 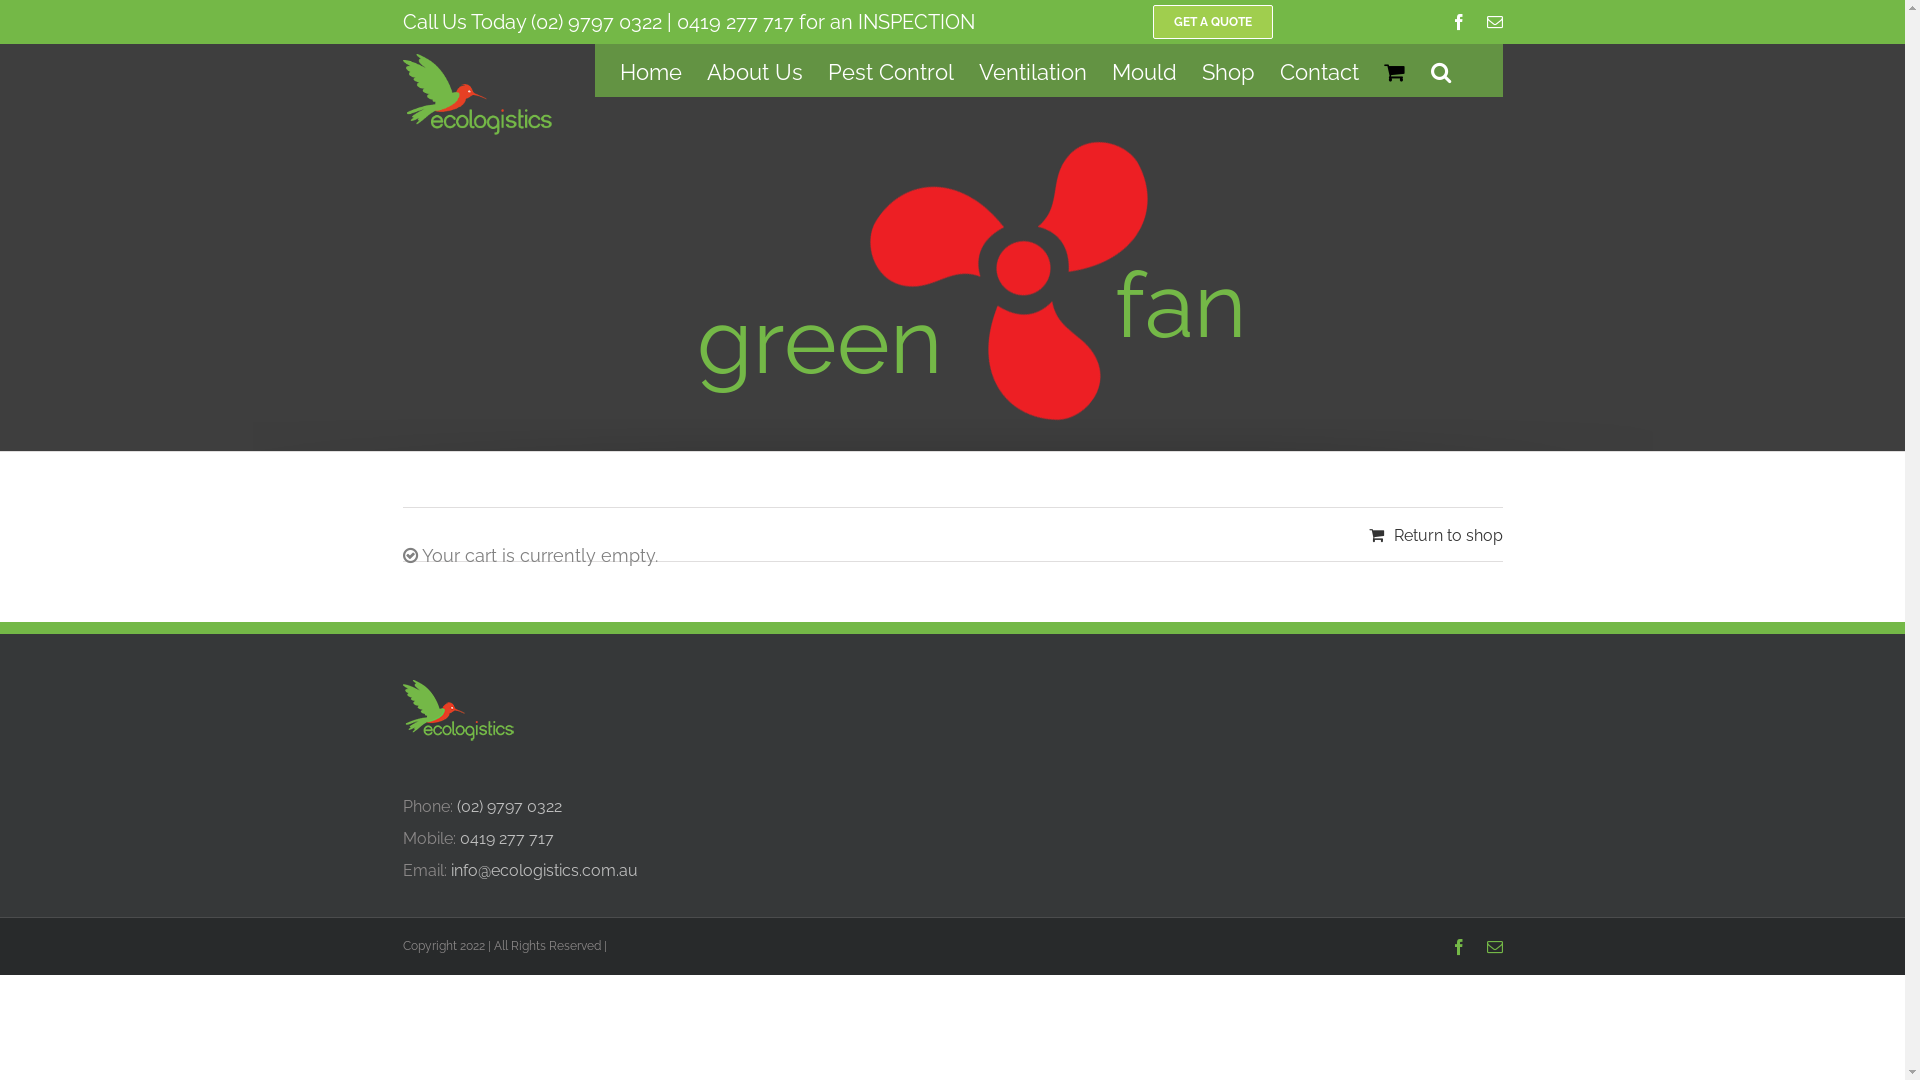 What do you see at coordinates (1210, 22) in the screenshot?
I see `'GET A QUOTE'` at bounding box center [1210, 22].